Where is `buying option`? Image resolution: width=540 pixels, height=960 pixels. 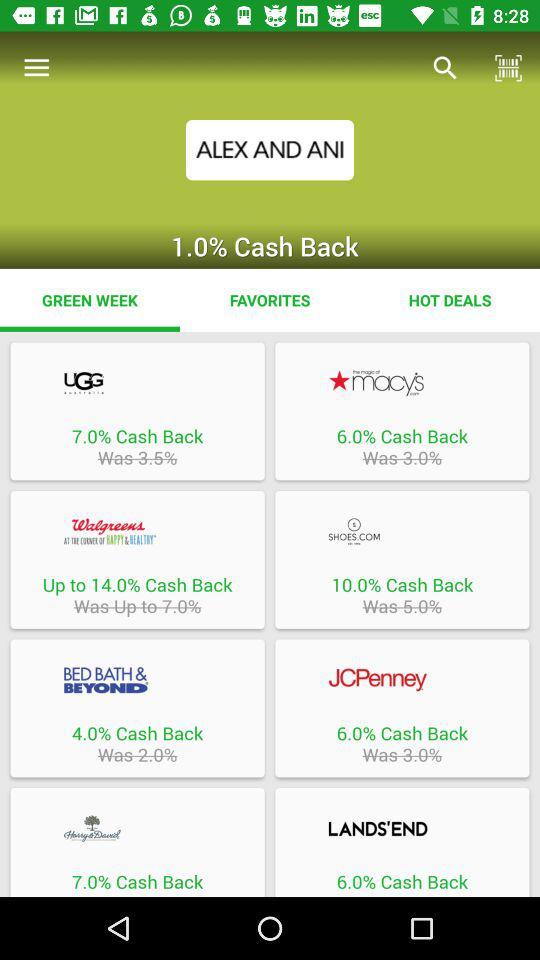 buying option is located at coordinates (402, 828).